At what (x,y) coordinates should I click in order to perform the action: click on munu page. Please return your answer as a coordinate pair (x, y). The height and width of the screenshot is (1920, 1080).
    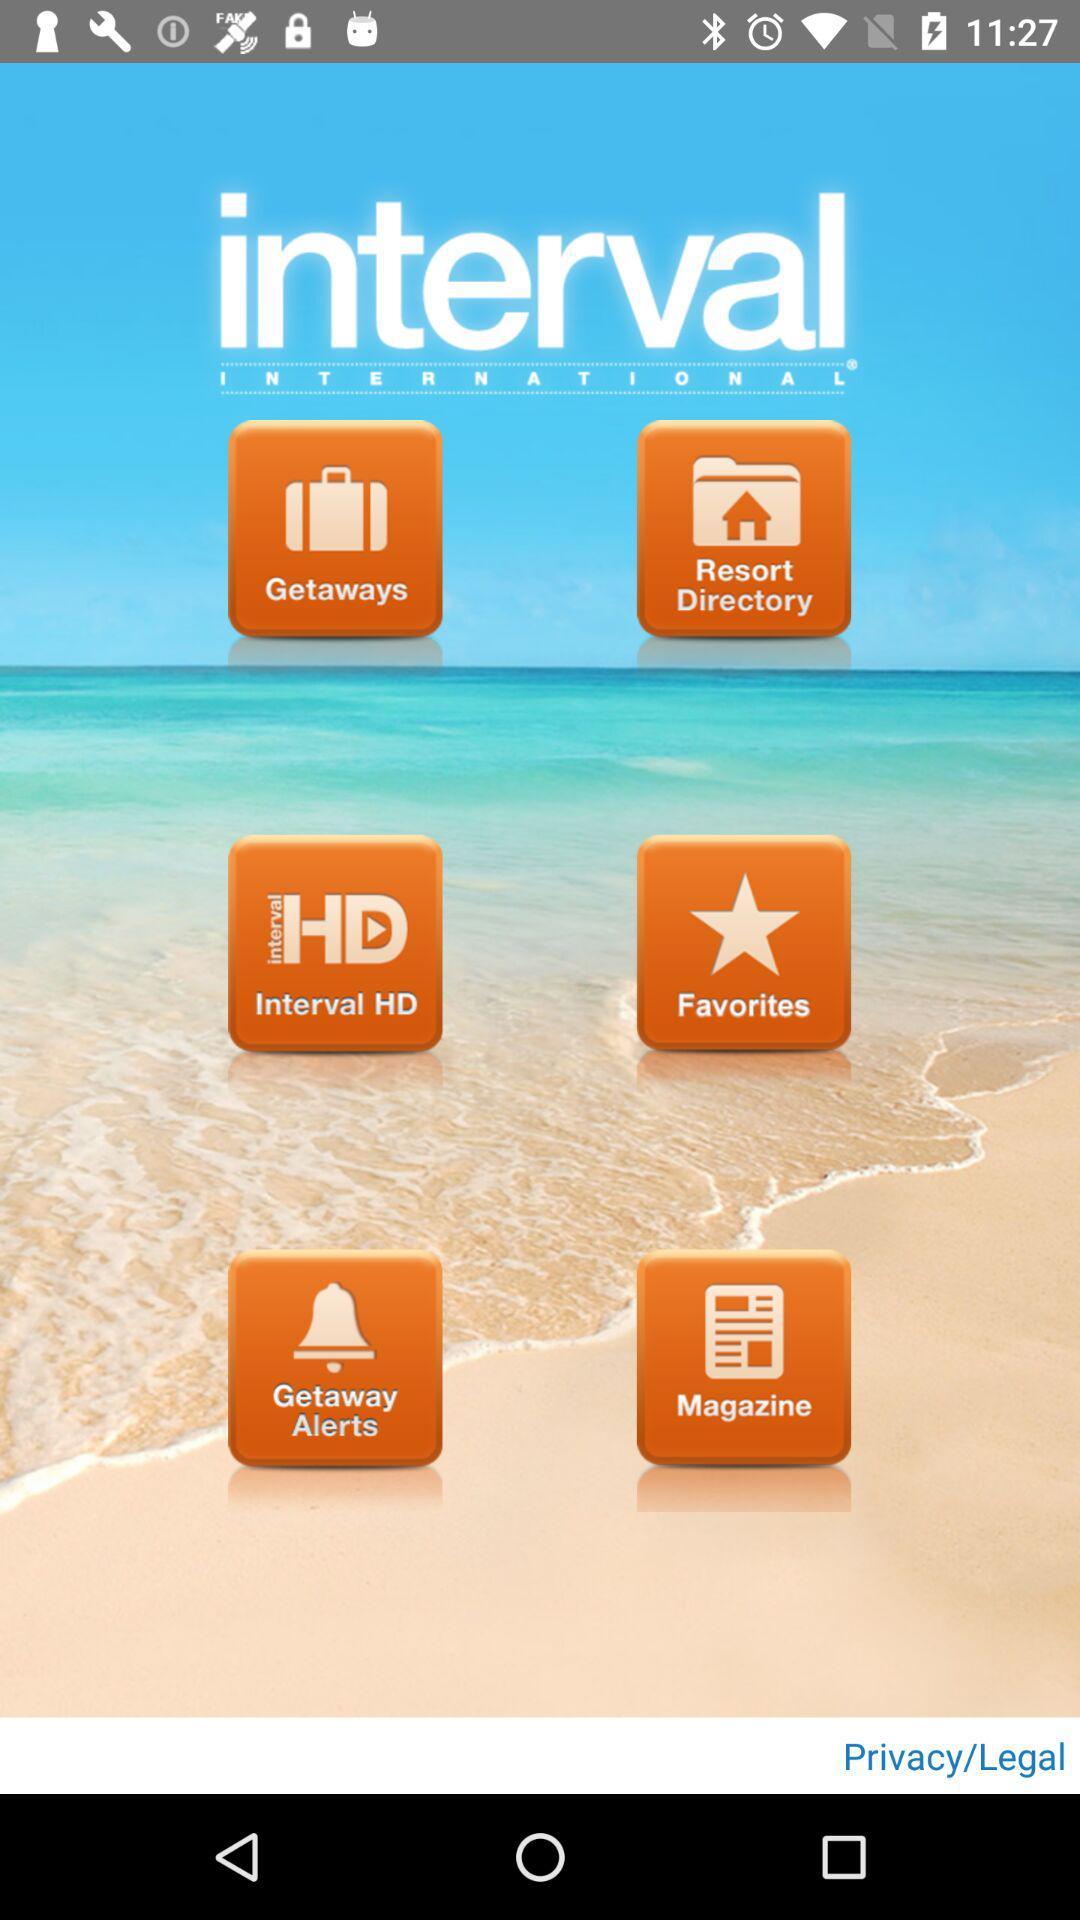
    Looking at the image, I should click on (334, 965).